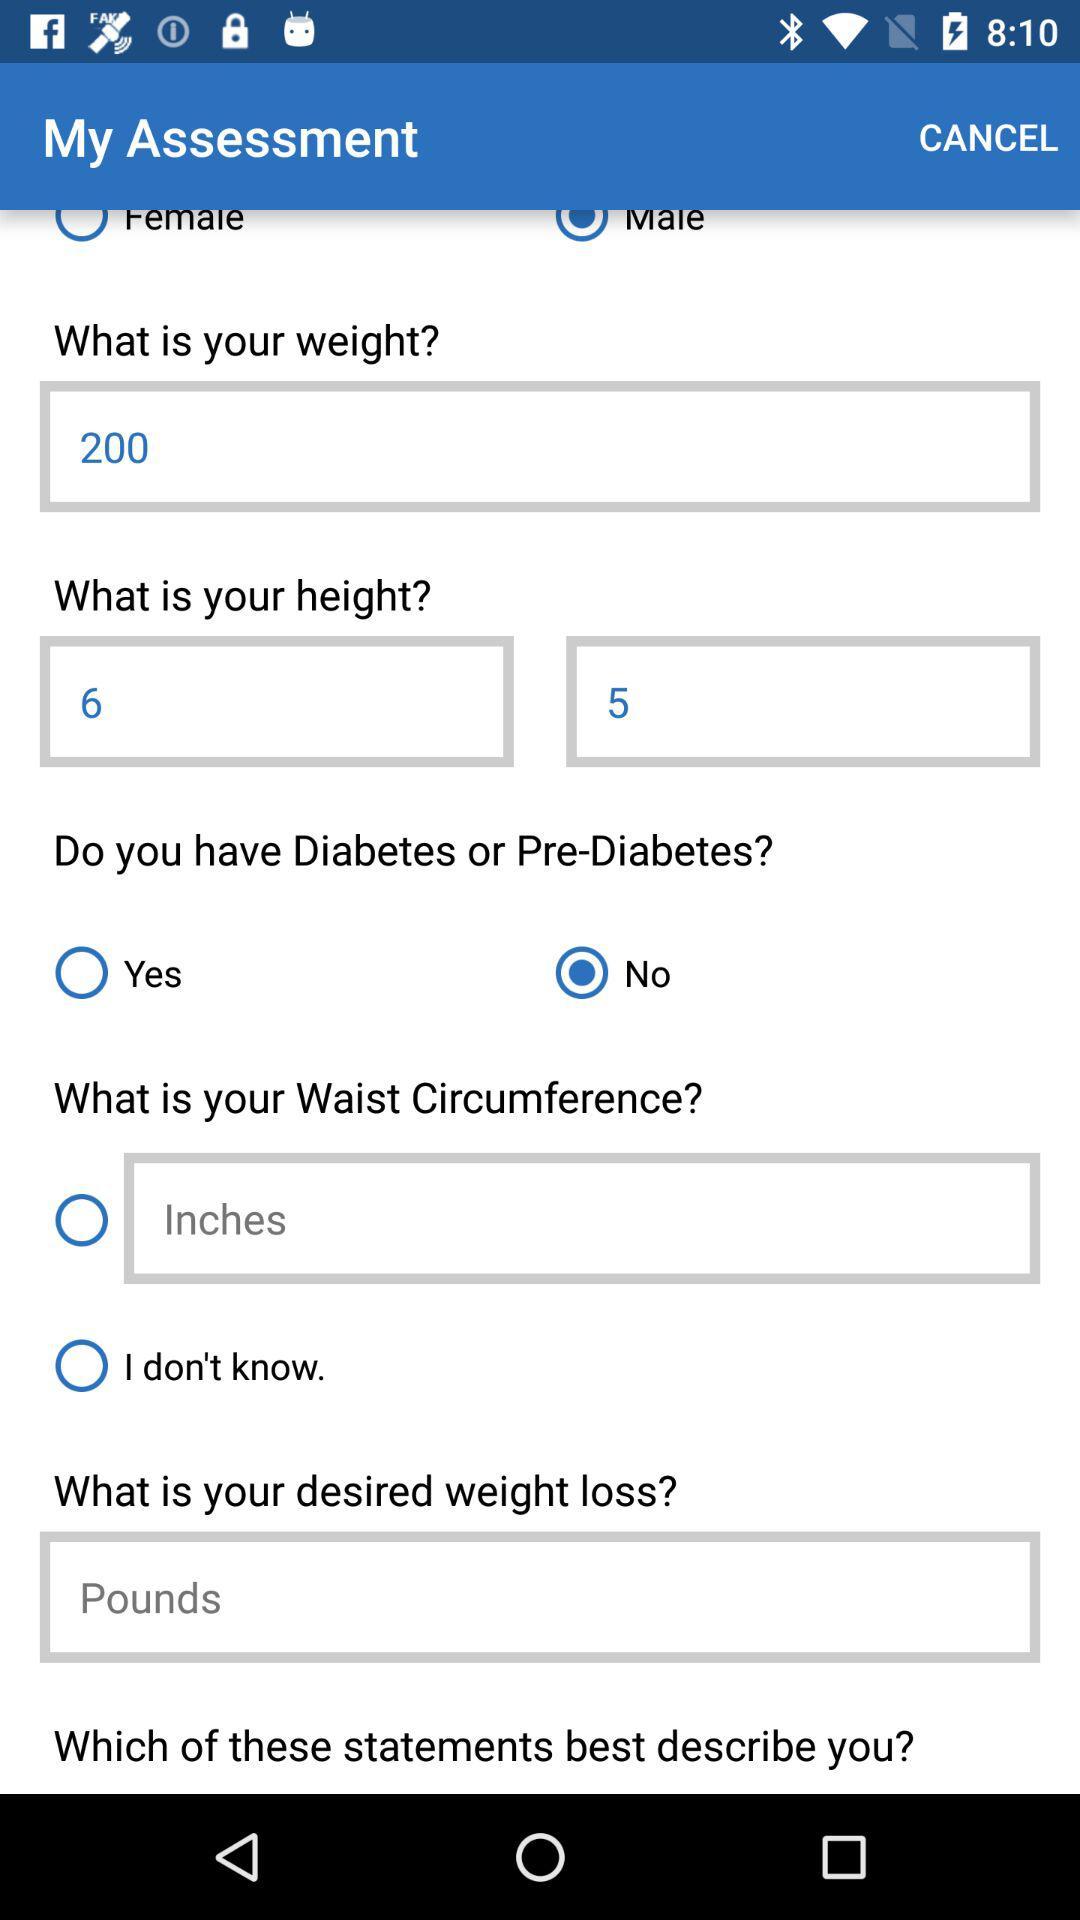 The width and height of the screenshot is (1080, 1920). What do you see at coordinates (276, 701) in the screenshot?
I see `icon above the do you have icon` at bounding box center [276, 701].